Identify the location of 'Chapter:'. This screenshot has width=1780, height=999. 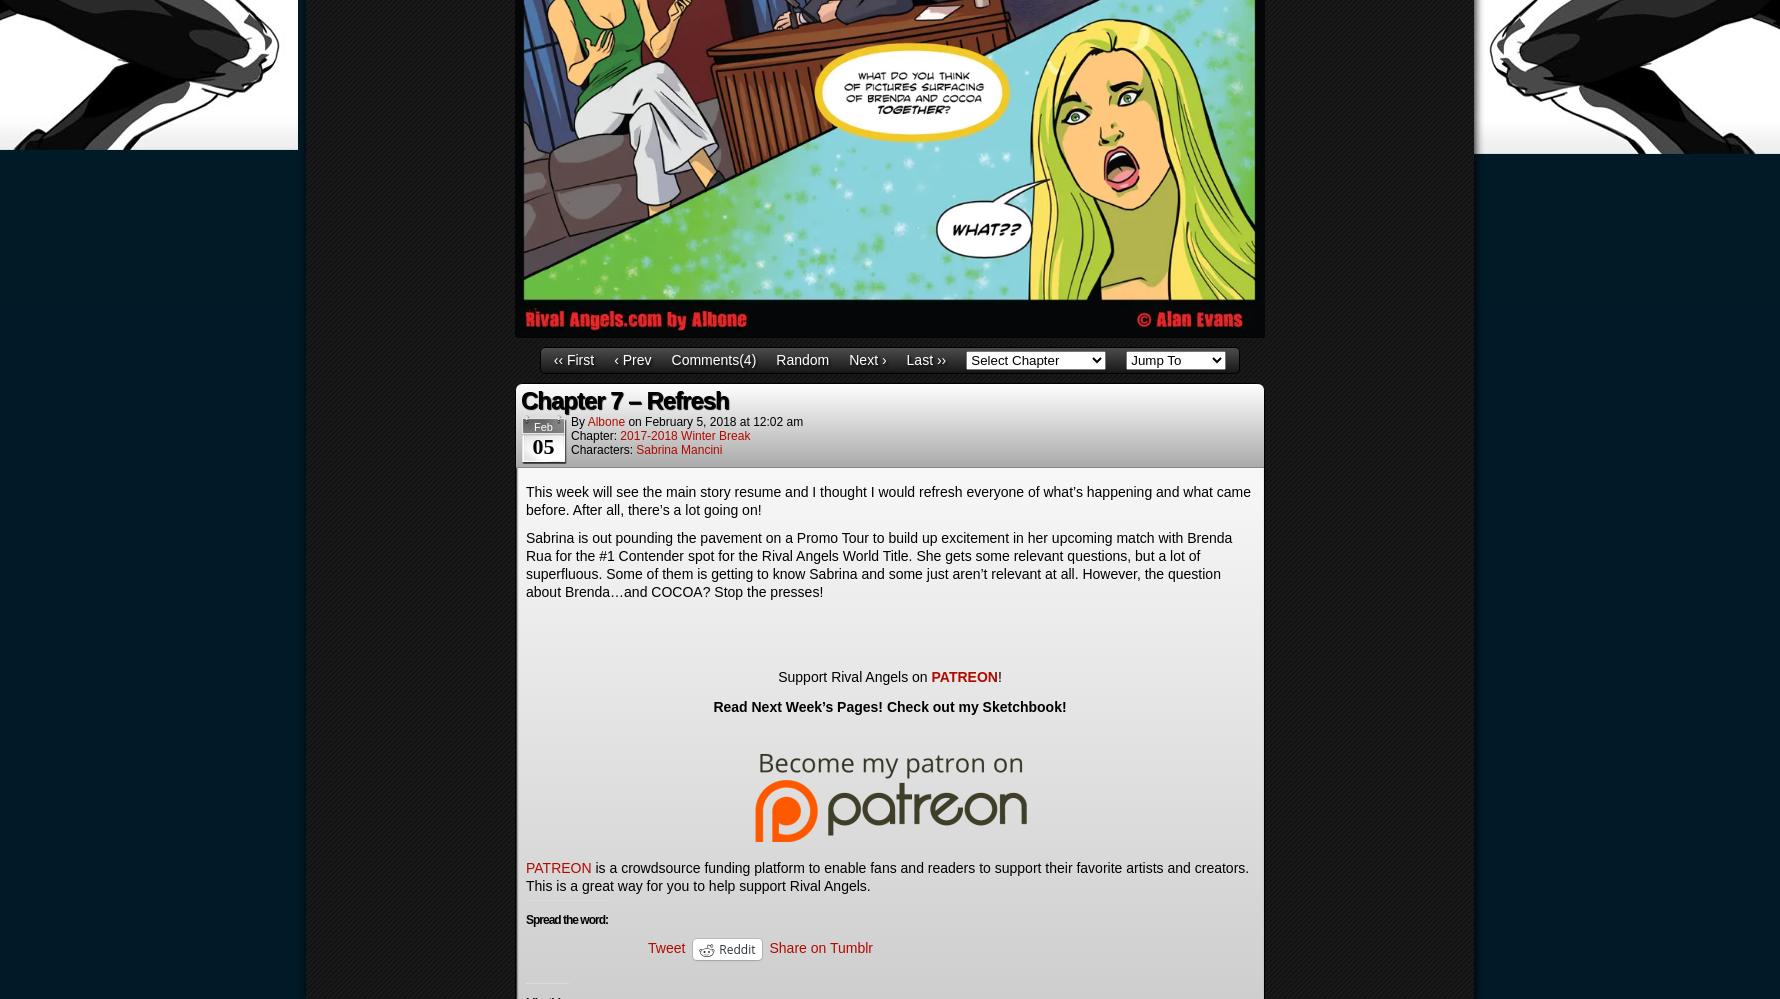
(570, 433).